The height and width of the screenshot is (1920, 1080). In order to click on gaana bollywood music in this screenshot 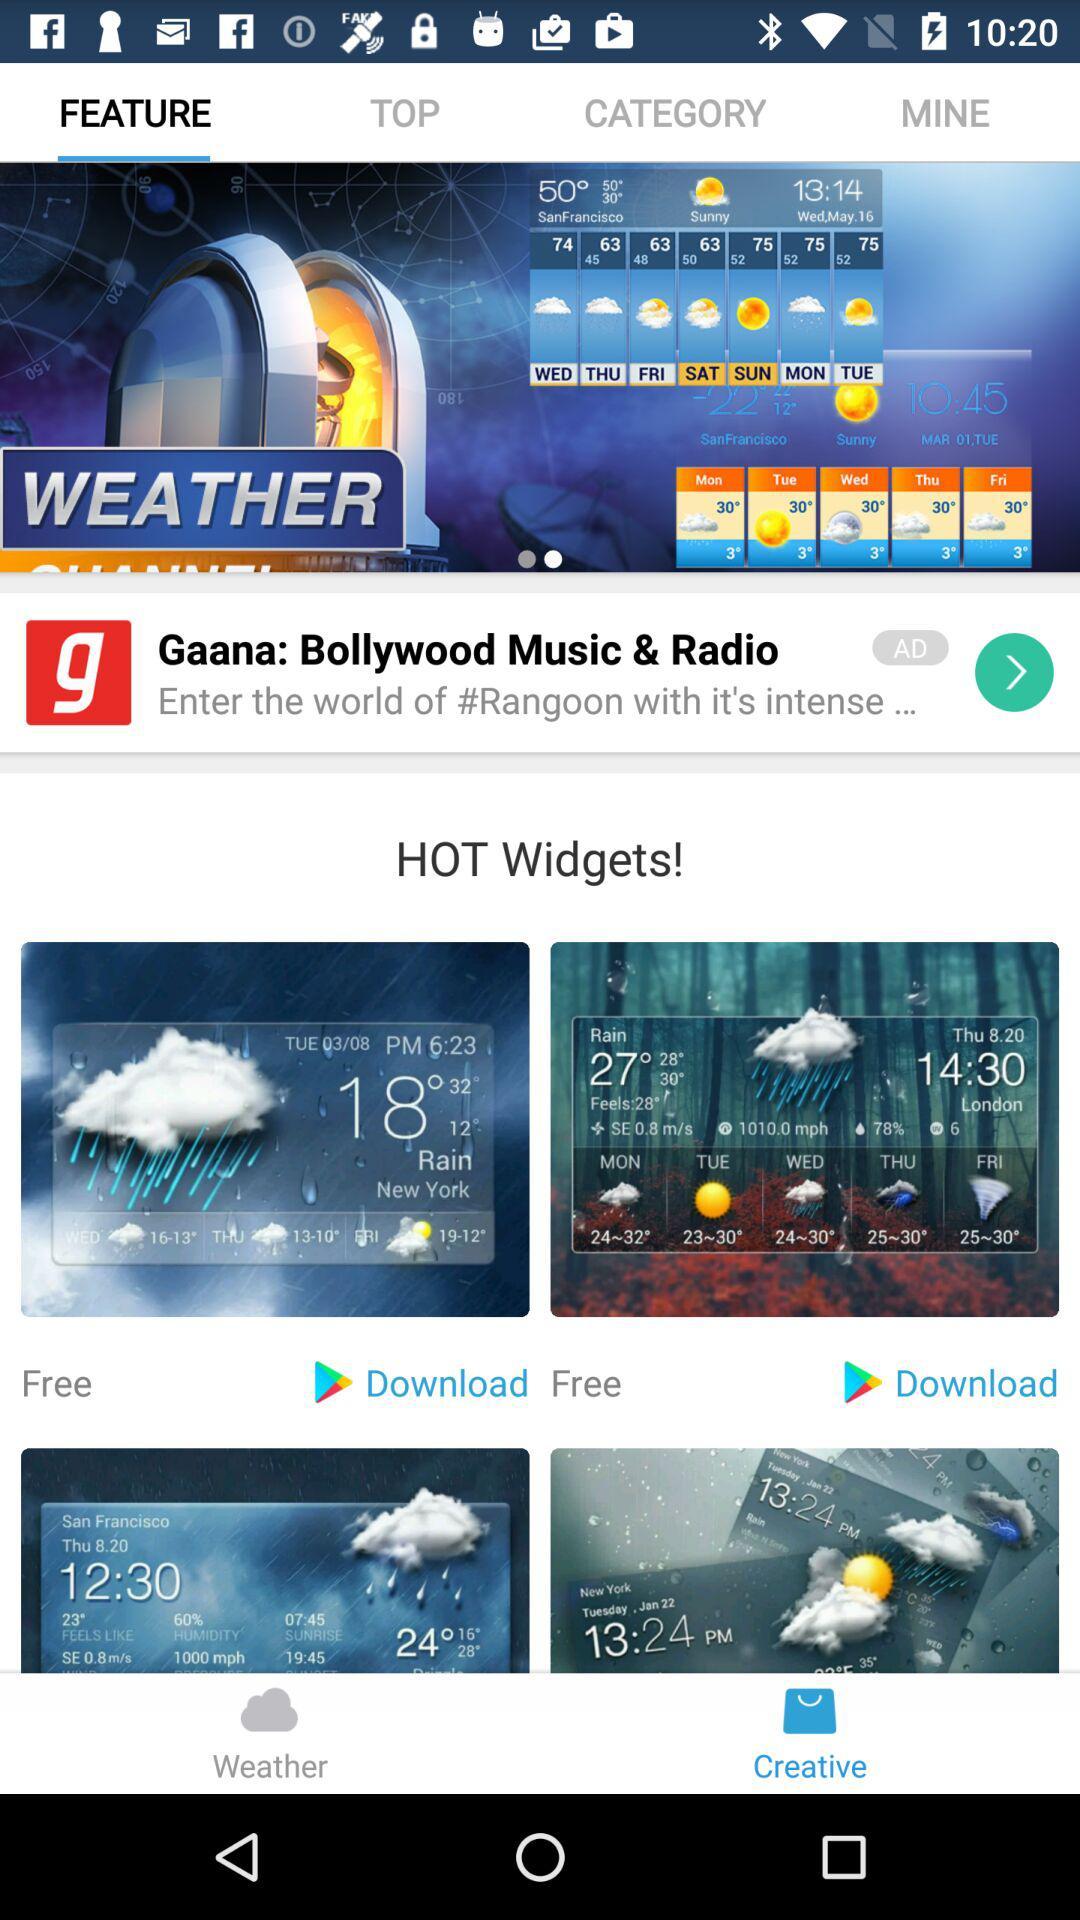, I will do `click(500, 648)`.